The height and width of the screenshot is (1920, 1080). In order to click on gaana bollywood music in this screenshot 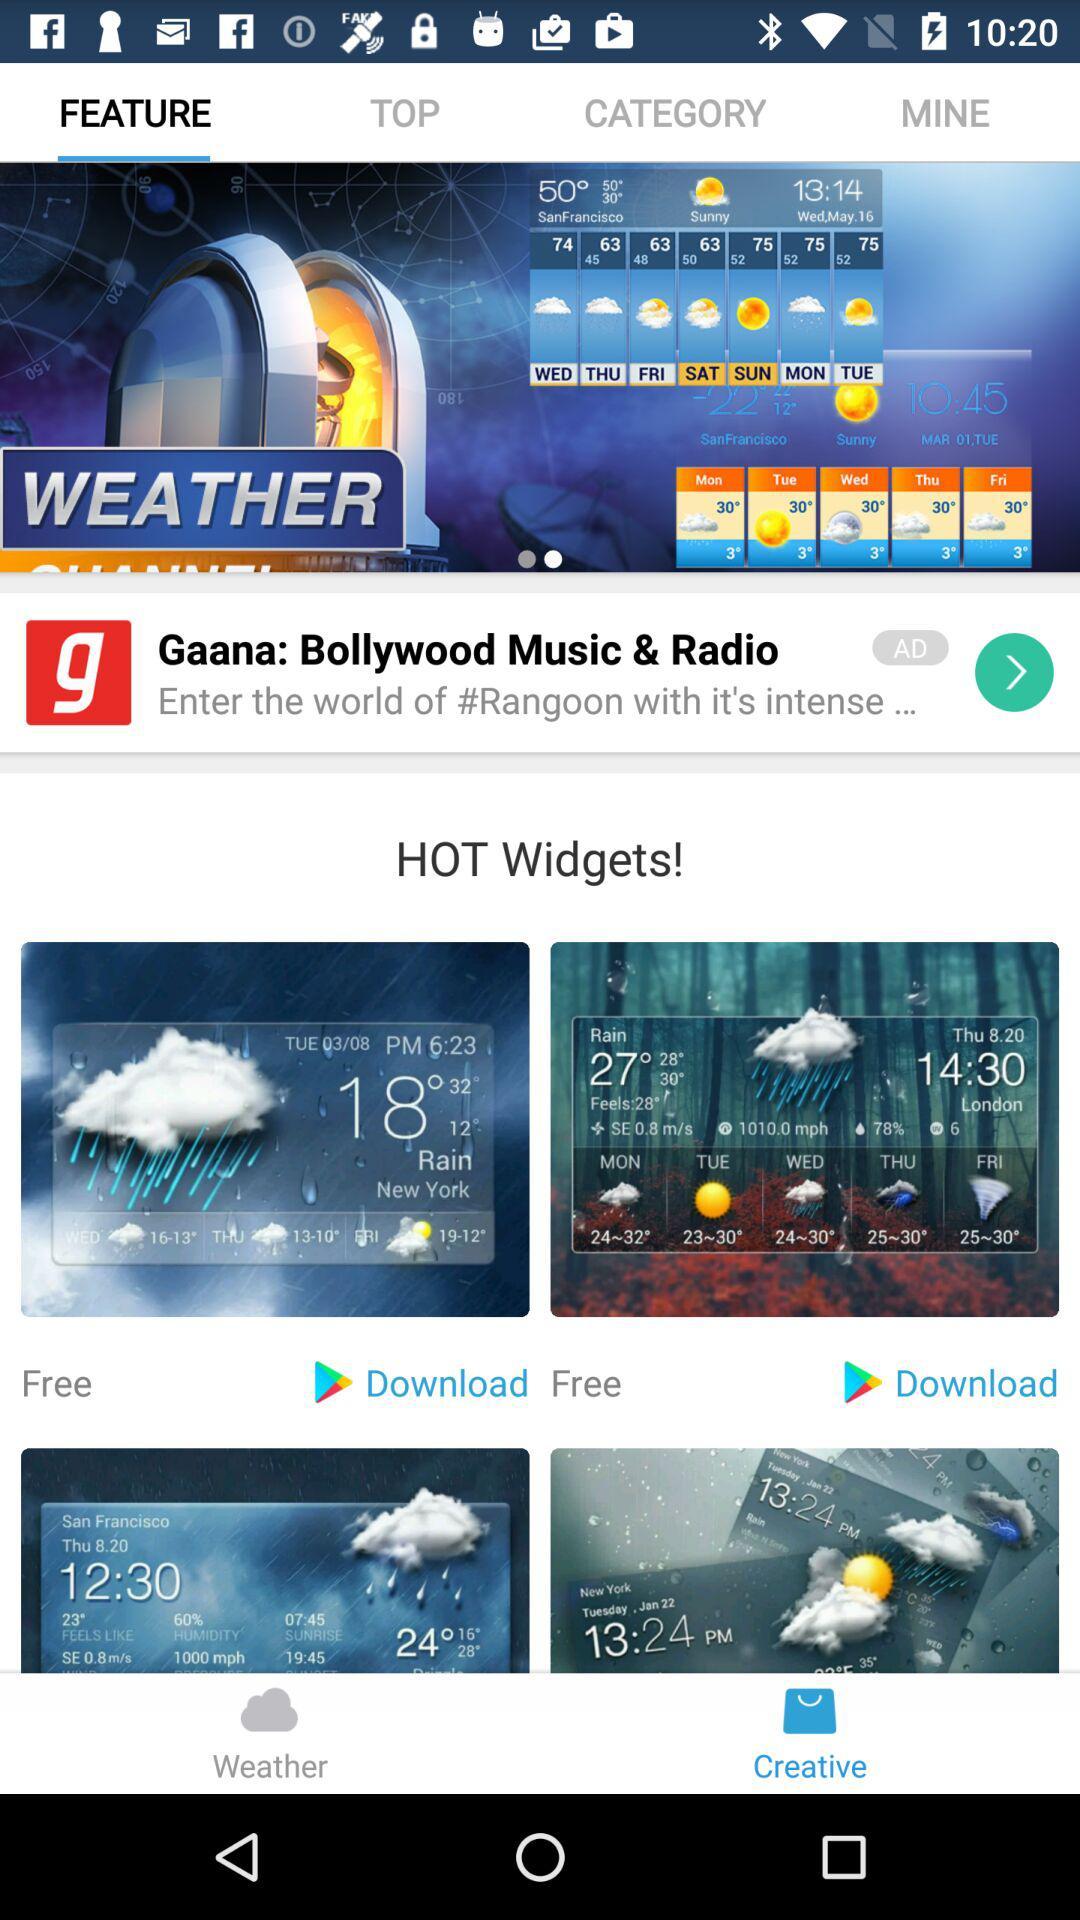, I will do `click(500, 648)`.